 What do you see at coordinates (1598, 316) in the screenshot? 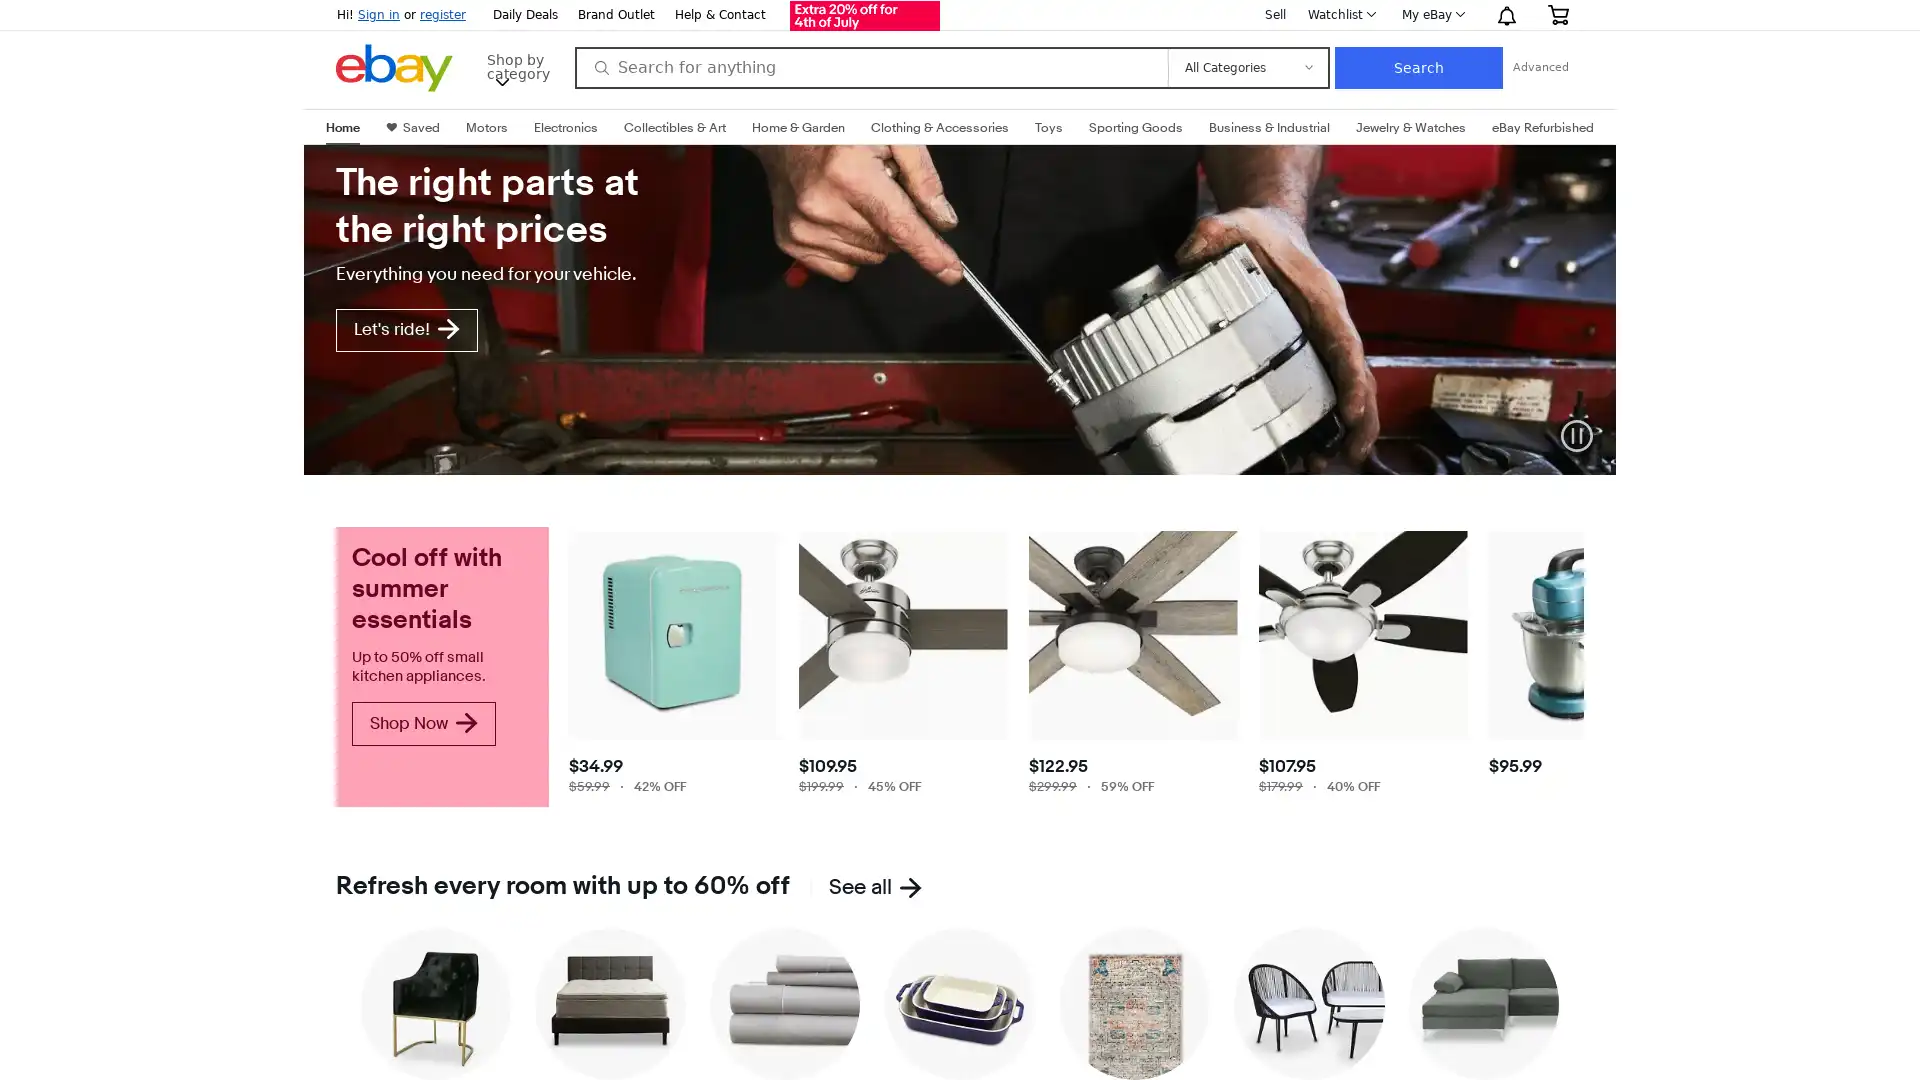
I see `Go to next banner` at bounding box center [1598, 316].